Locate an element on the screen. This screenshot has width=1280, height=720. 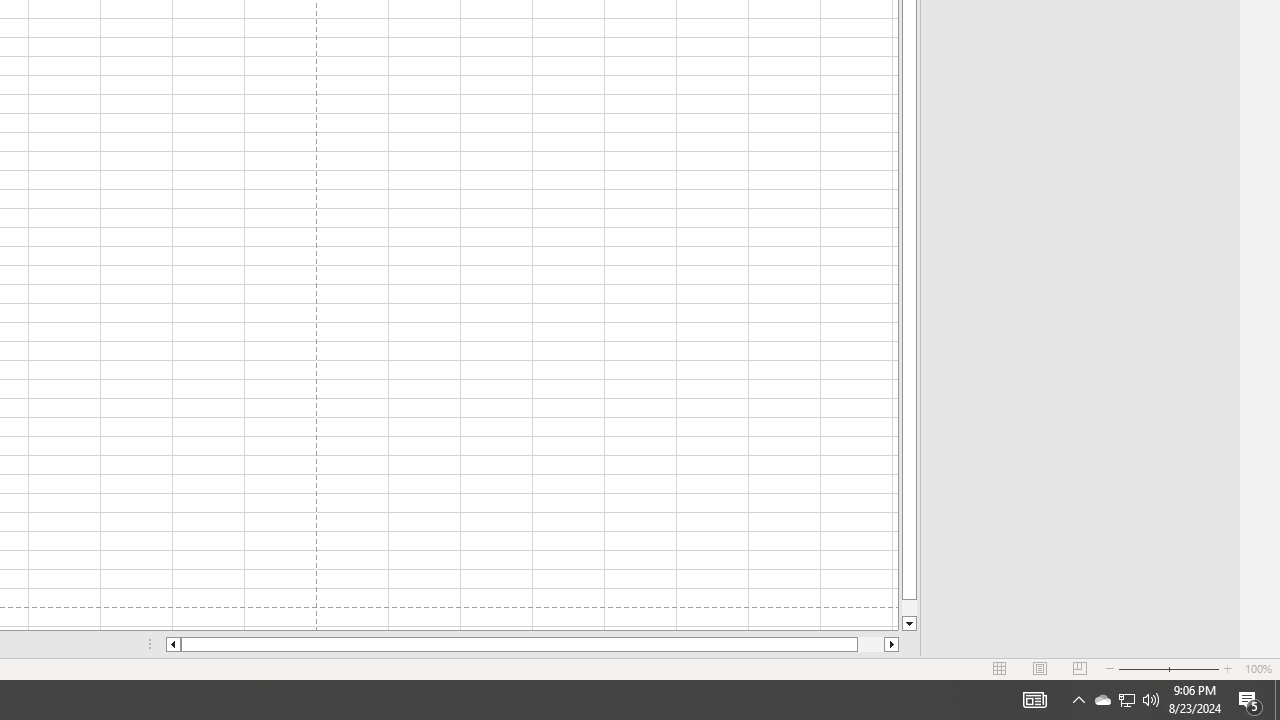
'Column right' is located at coordinates (891, 644).